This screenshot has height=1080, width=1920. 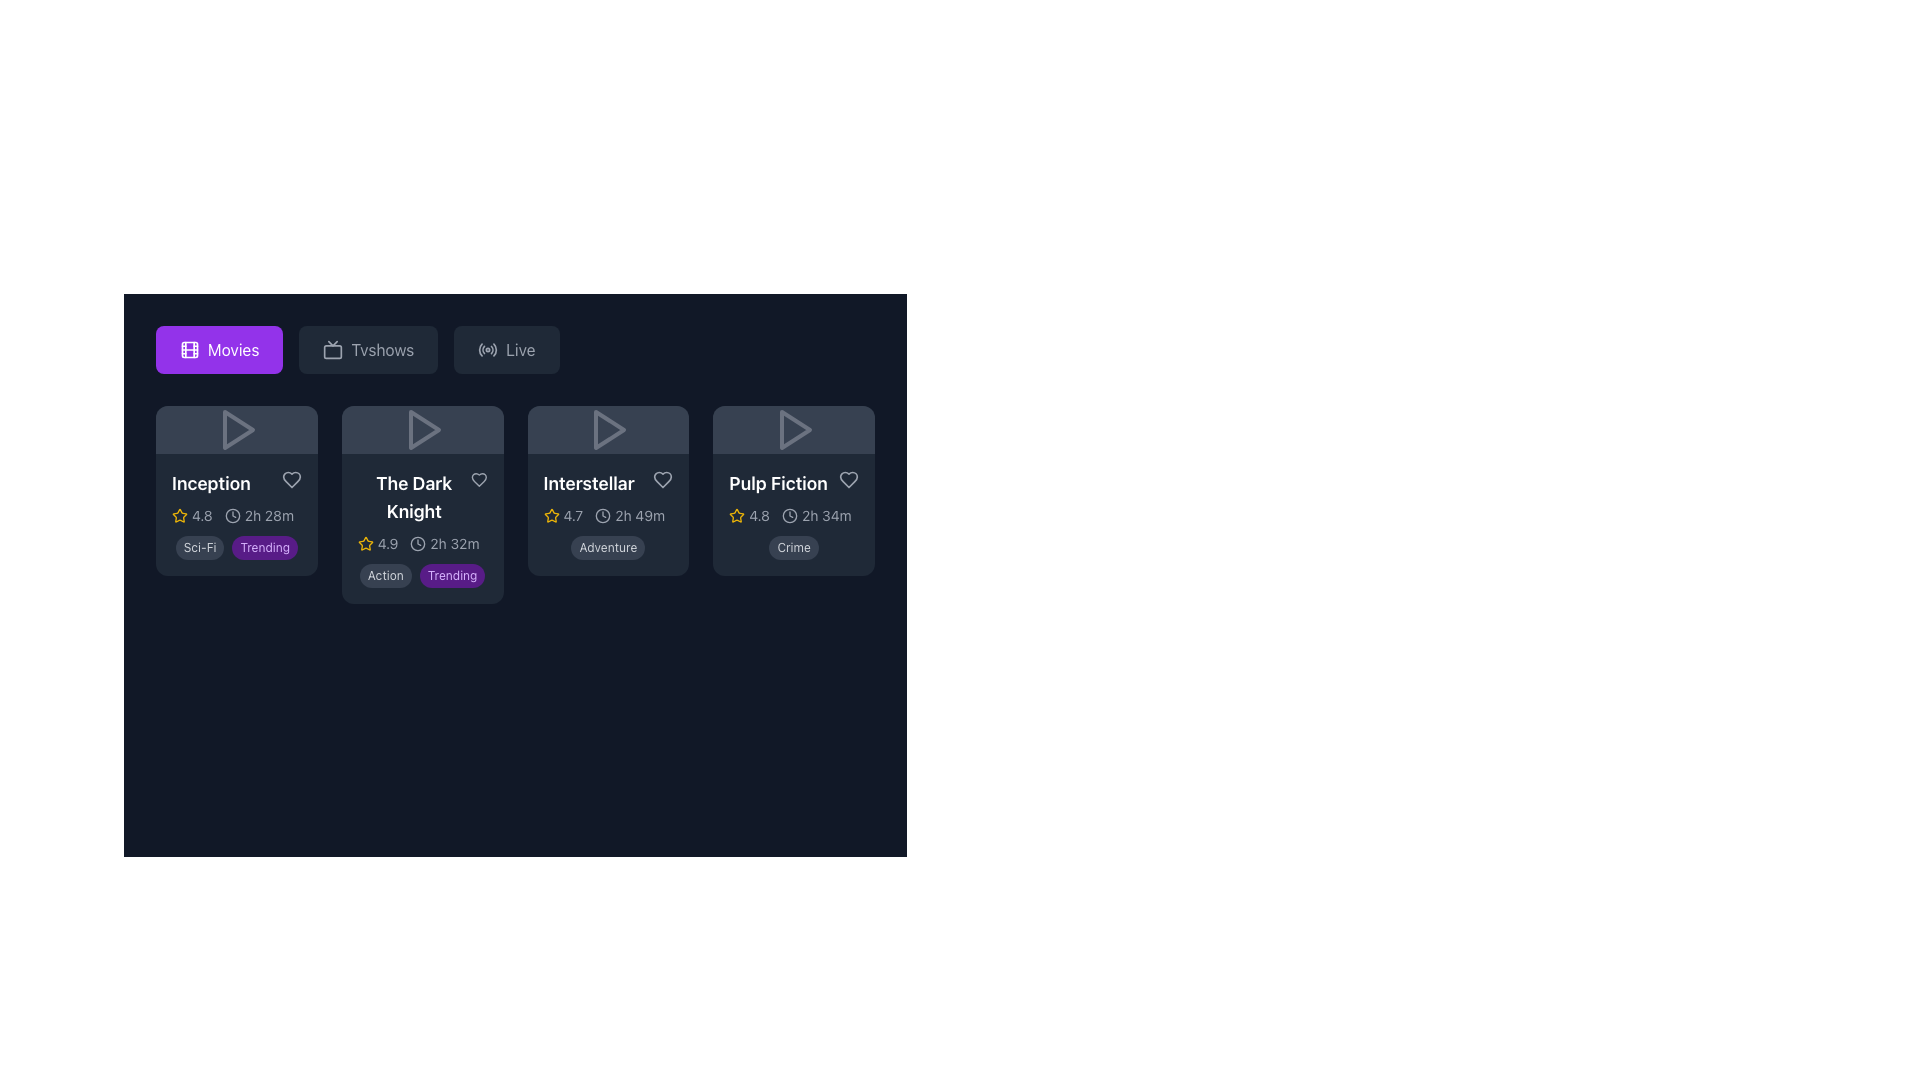 I want to click on the triangular play icon located at the top of the movie card for 'Pulp Fiction', which is rendered in gray and turns purple on hover, so click(x=793, y=428).